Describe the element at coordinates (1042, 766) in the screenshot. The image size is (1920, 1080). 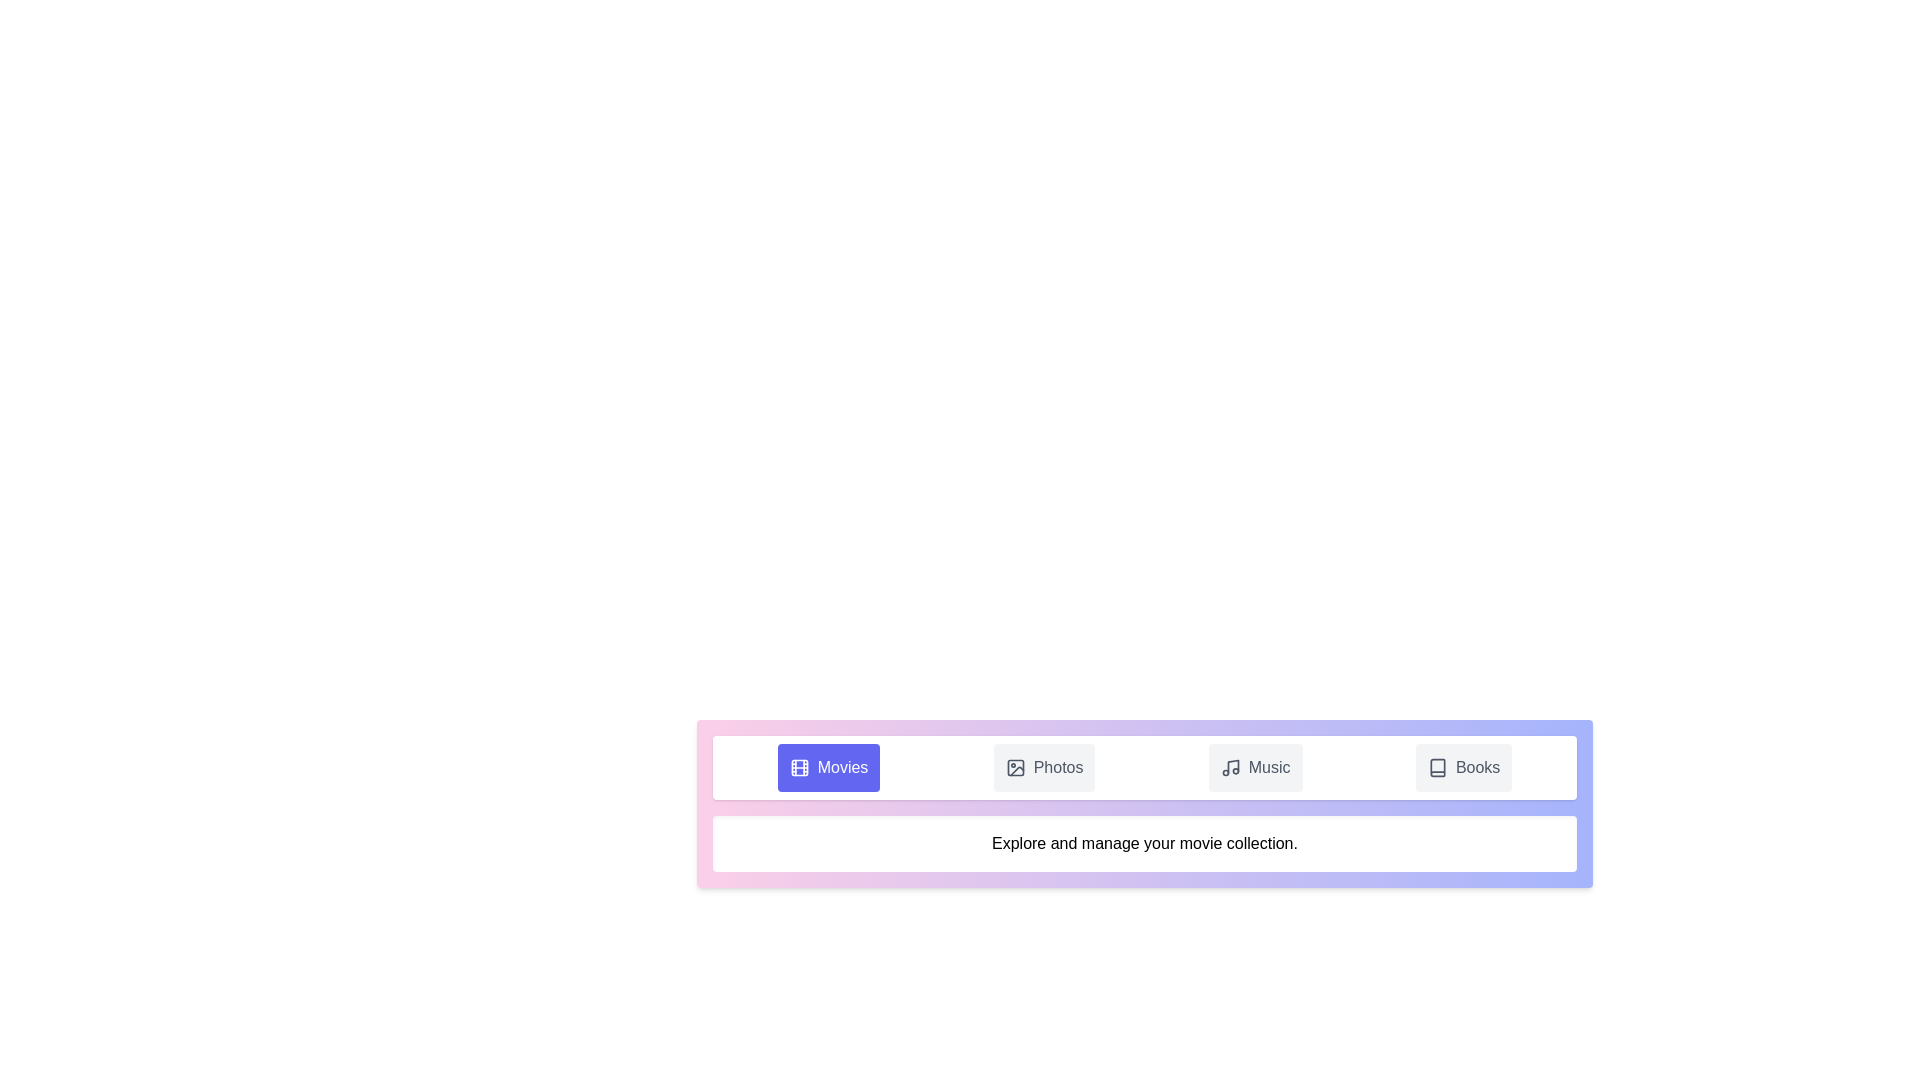
I see `the 'Photos' tab button to observe the visual feedback` at that location.